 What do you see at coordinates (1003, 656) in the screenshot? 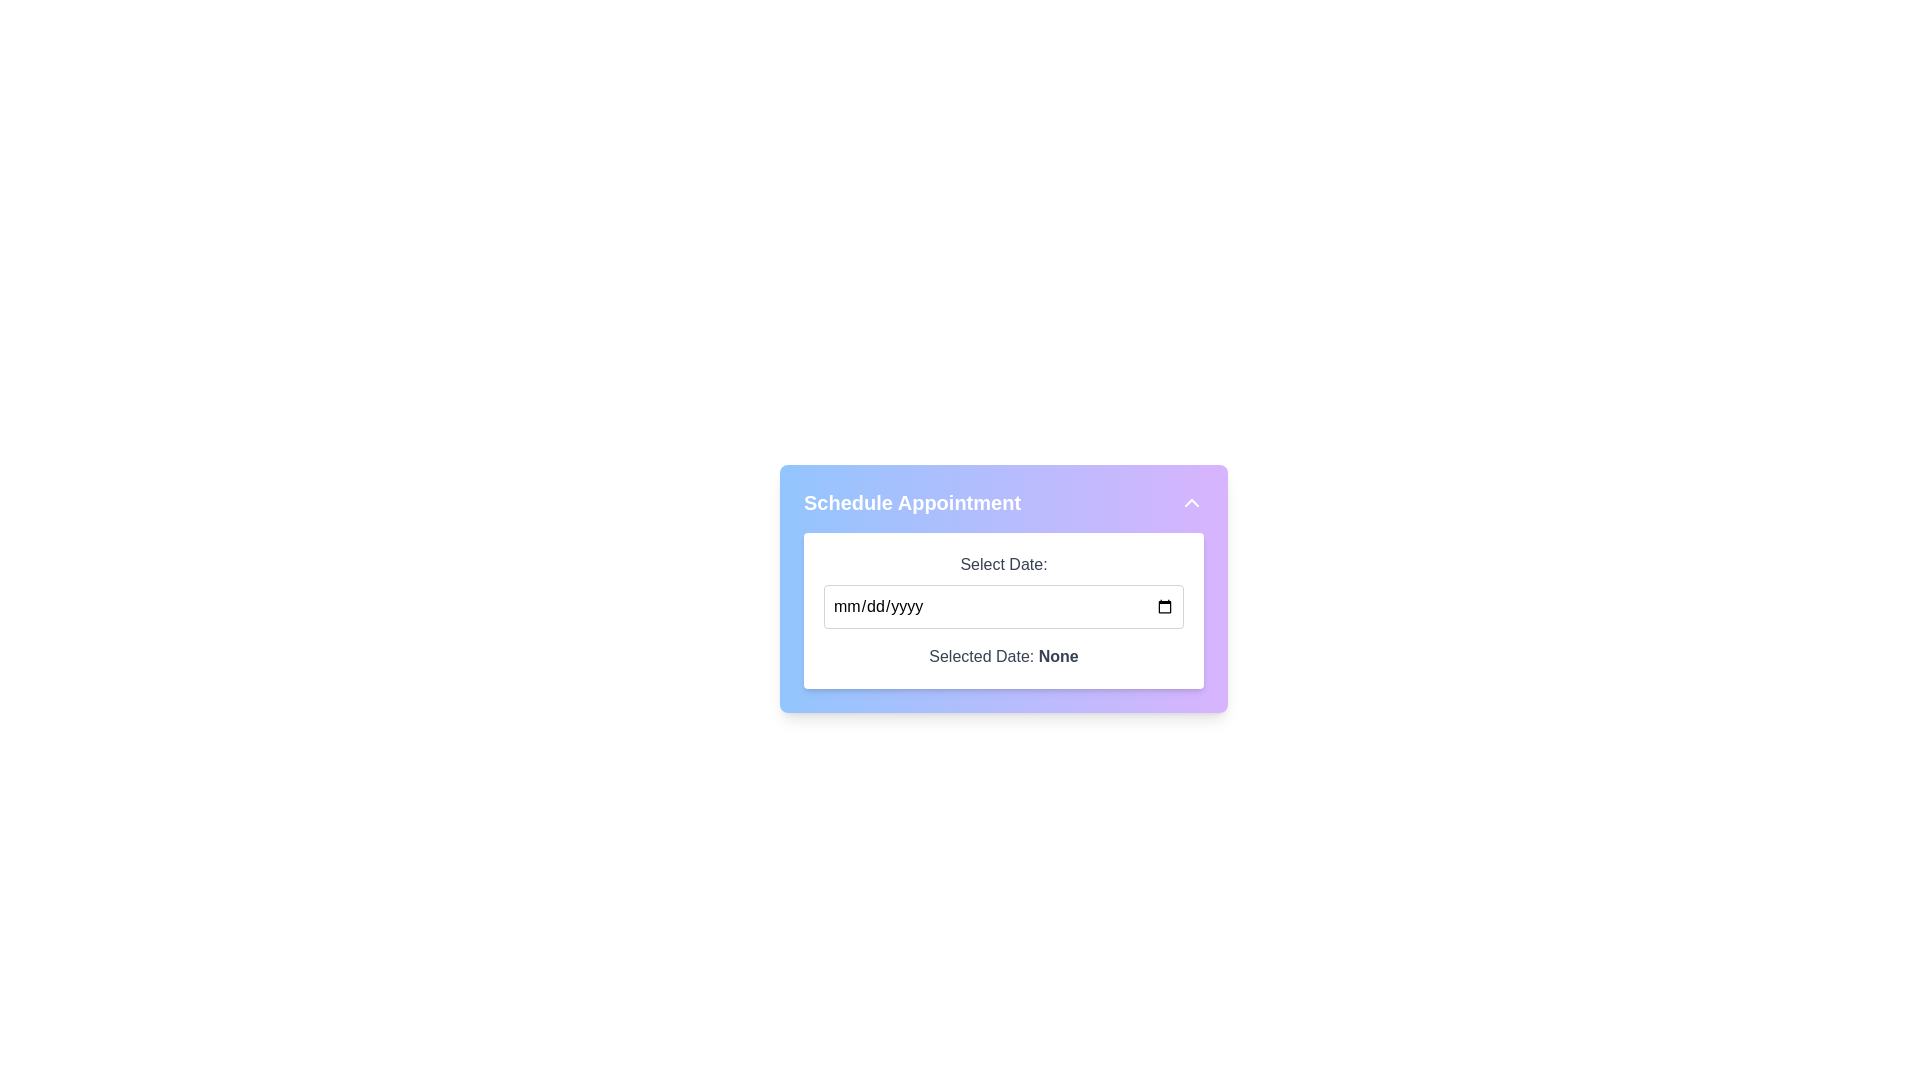
I see `the static text label displaying 'Selected Date: None', which is located in a white box with rounded corners beneath 'Select Date:' and the date input field` at bounding box center [1003, 656].